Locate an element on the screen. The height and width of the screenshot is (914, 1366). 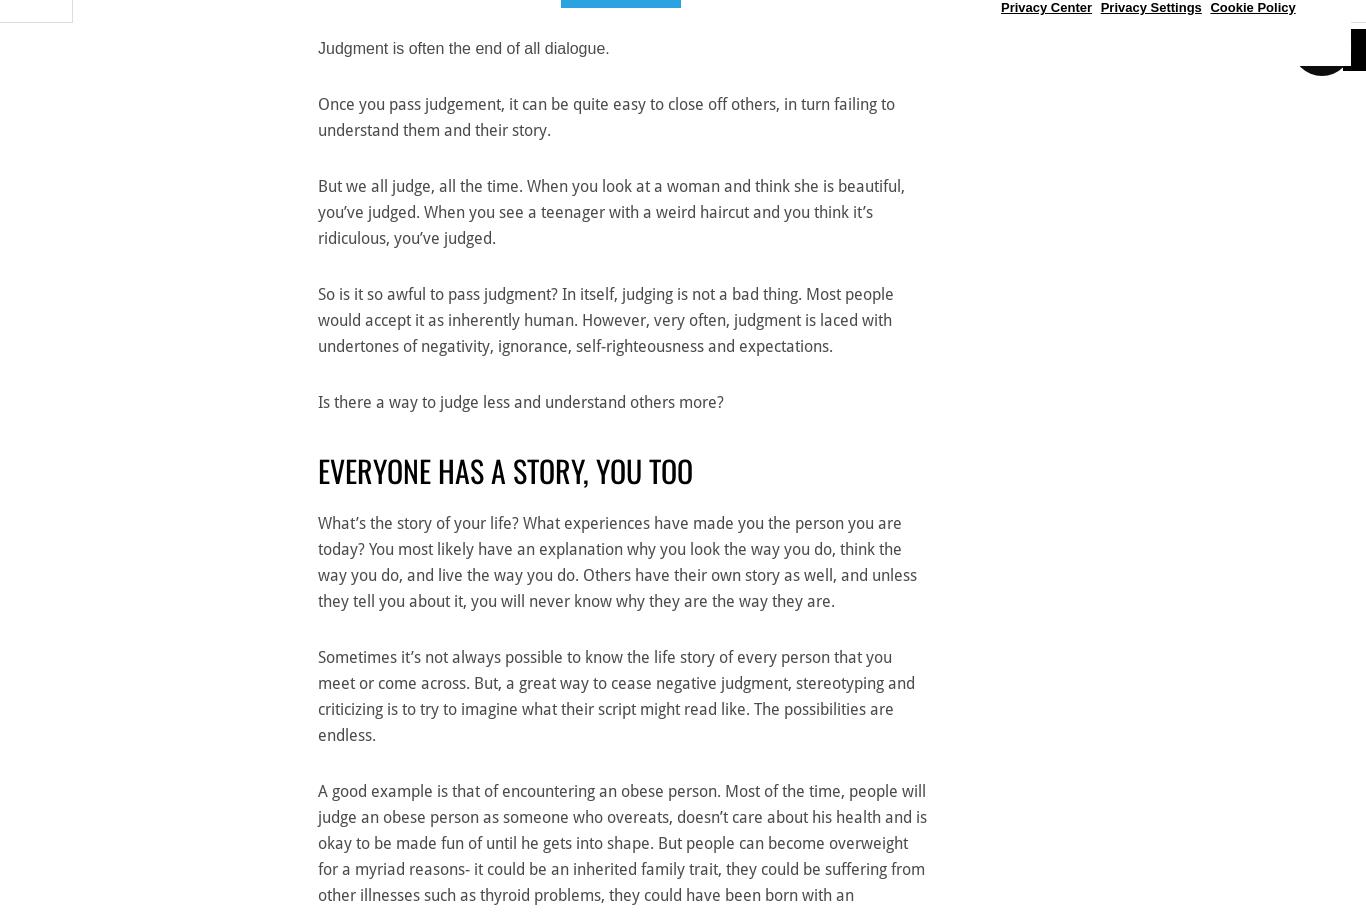
'What’s the story of your life? What experiences have made you the person you are today? You most likely have an explanation why you look the way you do, think the way you do, and live the way you do. Others have their own story as well, and unless they tell you about it, you will never know why they are the way they are.' is located at coordinates (616, 562).